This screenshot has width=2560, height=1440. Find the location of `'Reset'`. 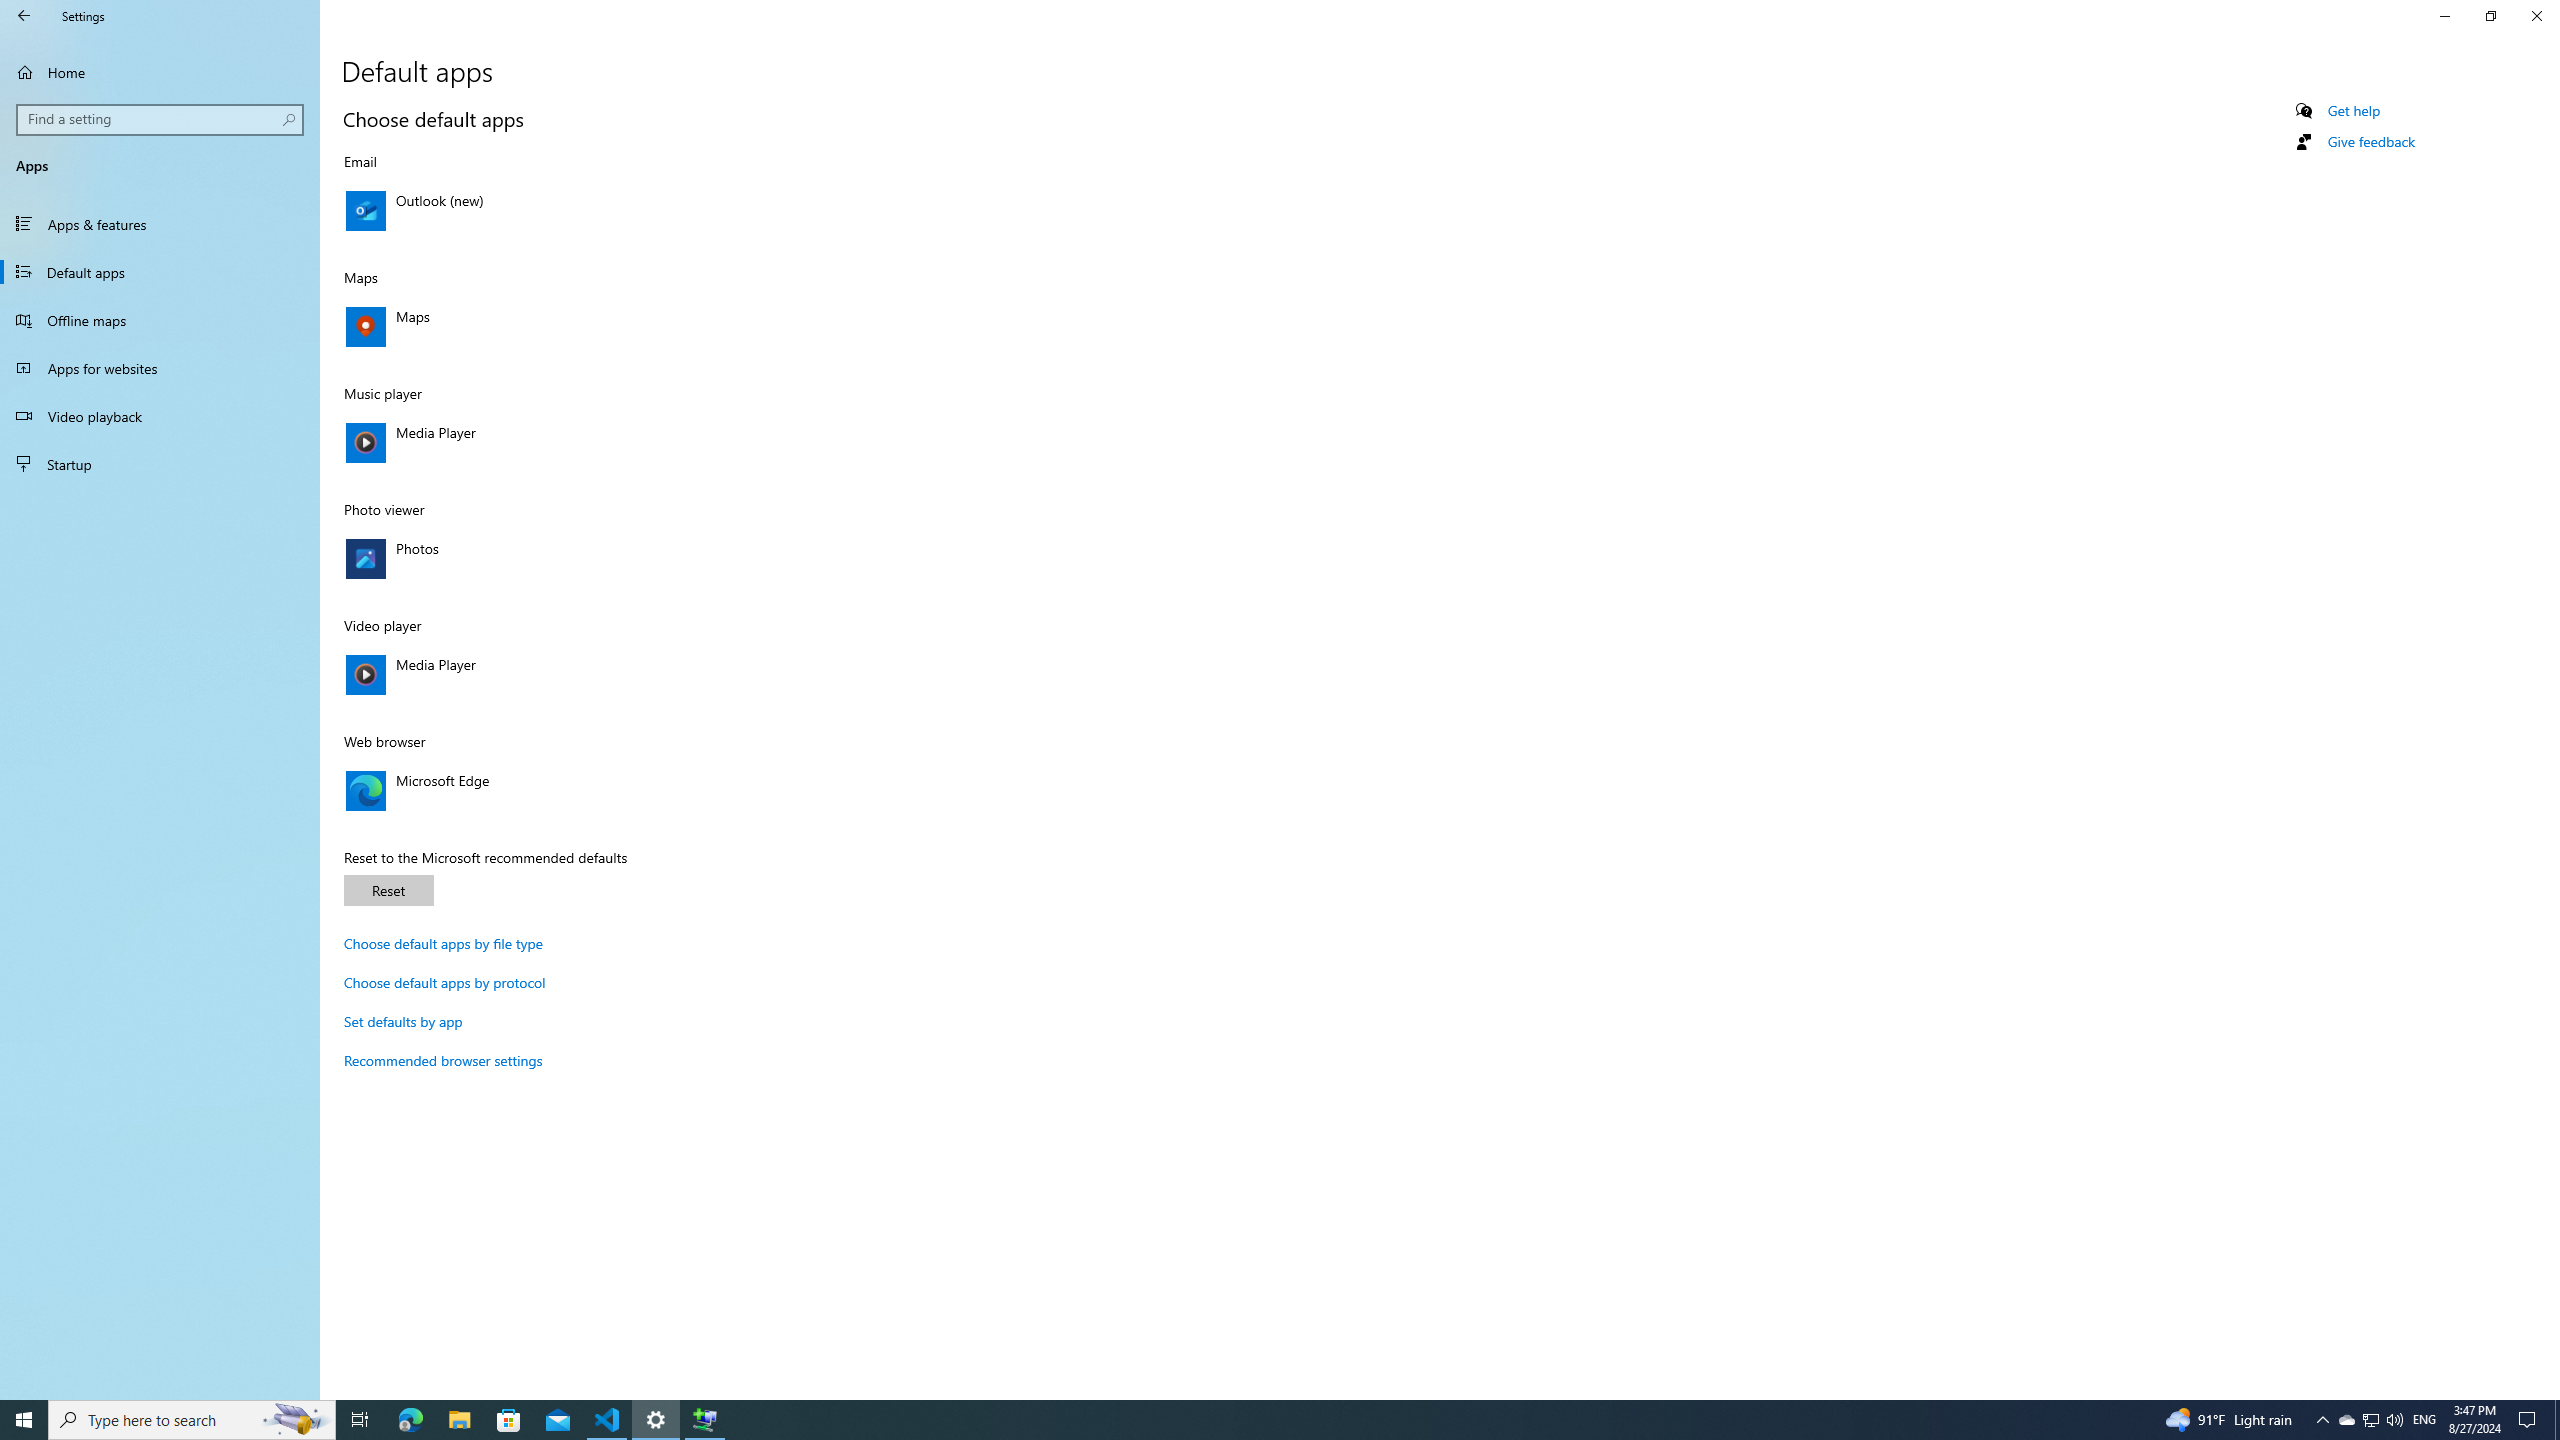

'Reset' is located at coordinates (388, 889).